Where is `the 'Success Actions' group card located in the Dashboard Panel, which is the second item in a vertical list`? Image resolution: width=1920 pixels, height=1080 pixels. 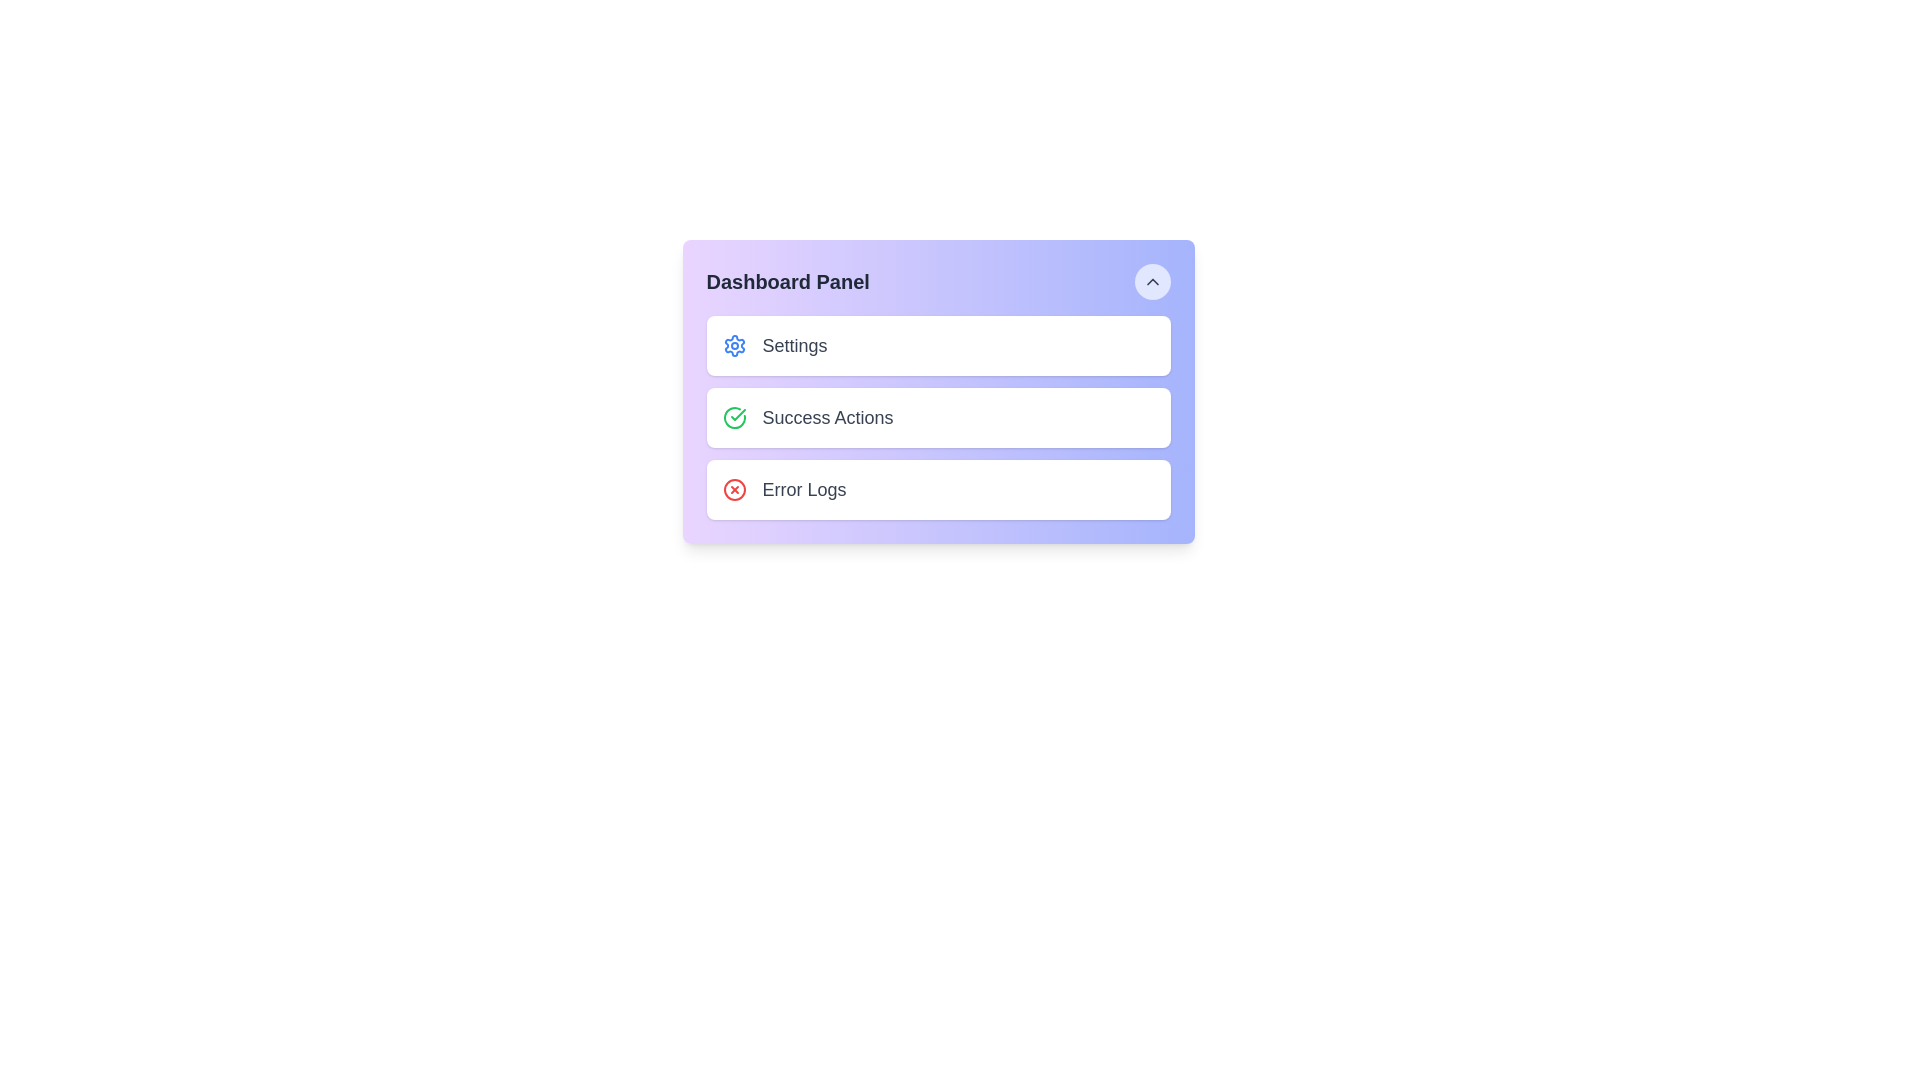
the 'Success Actions' group card located in the Dashboard Panel, which is the second item in a vertical list is located at coordinates (937, 416).